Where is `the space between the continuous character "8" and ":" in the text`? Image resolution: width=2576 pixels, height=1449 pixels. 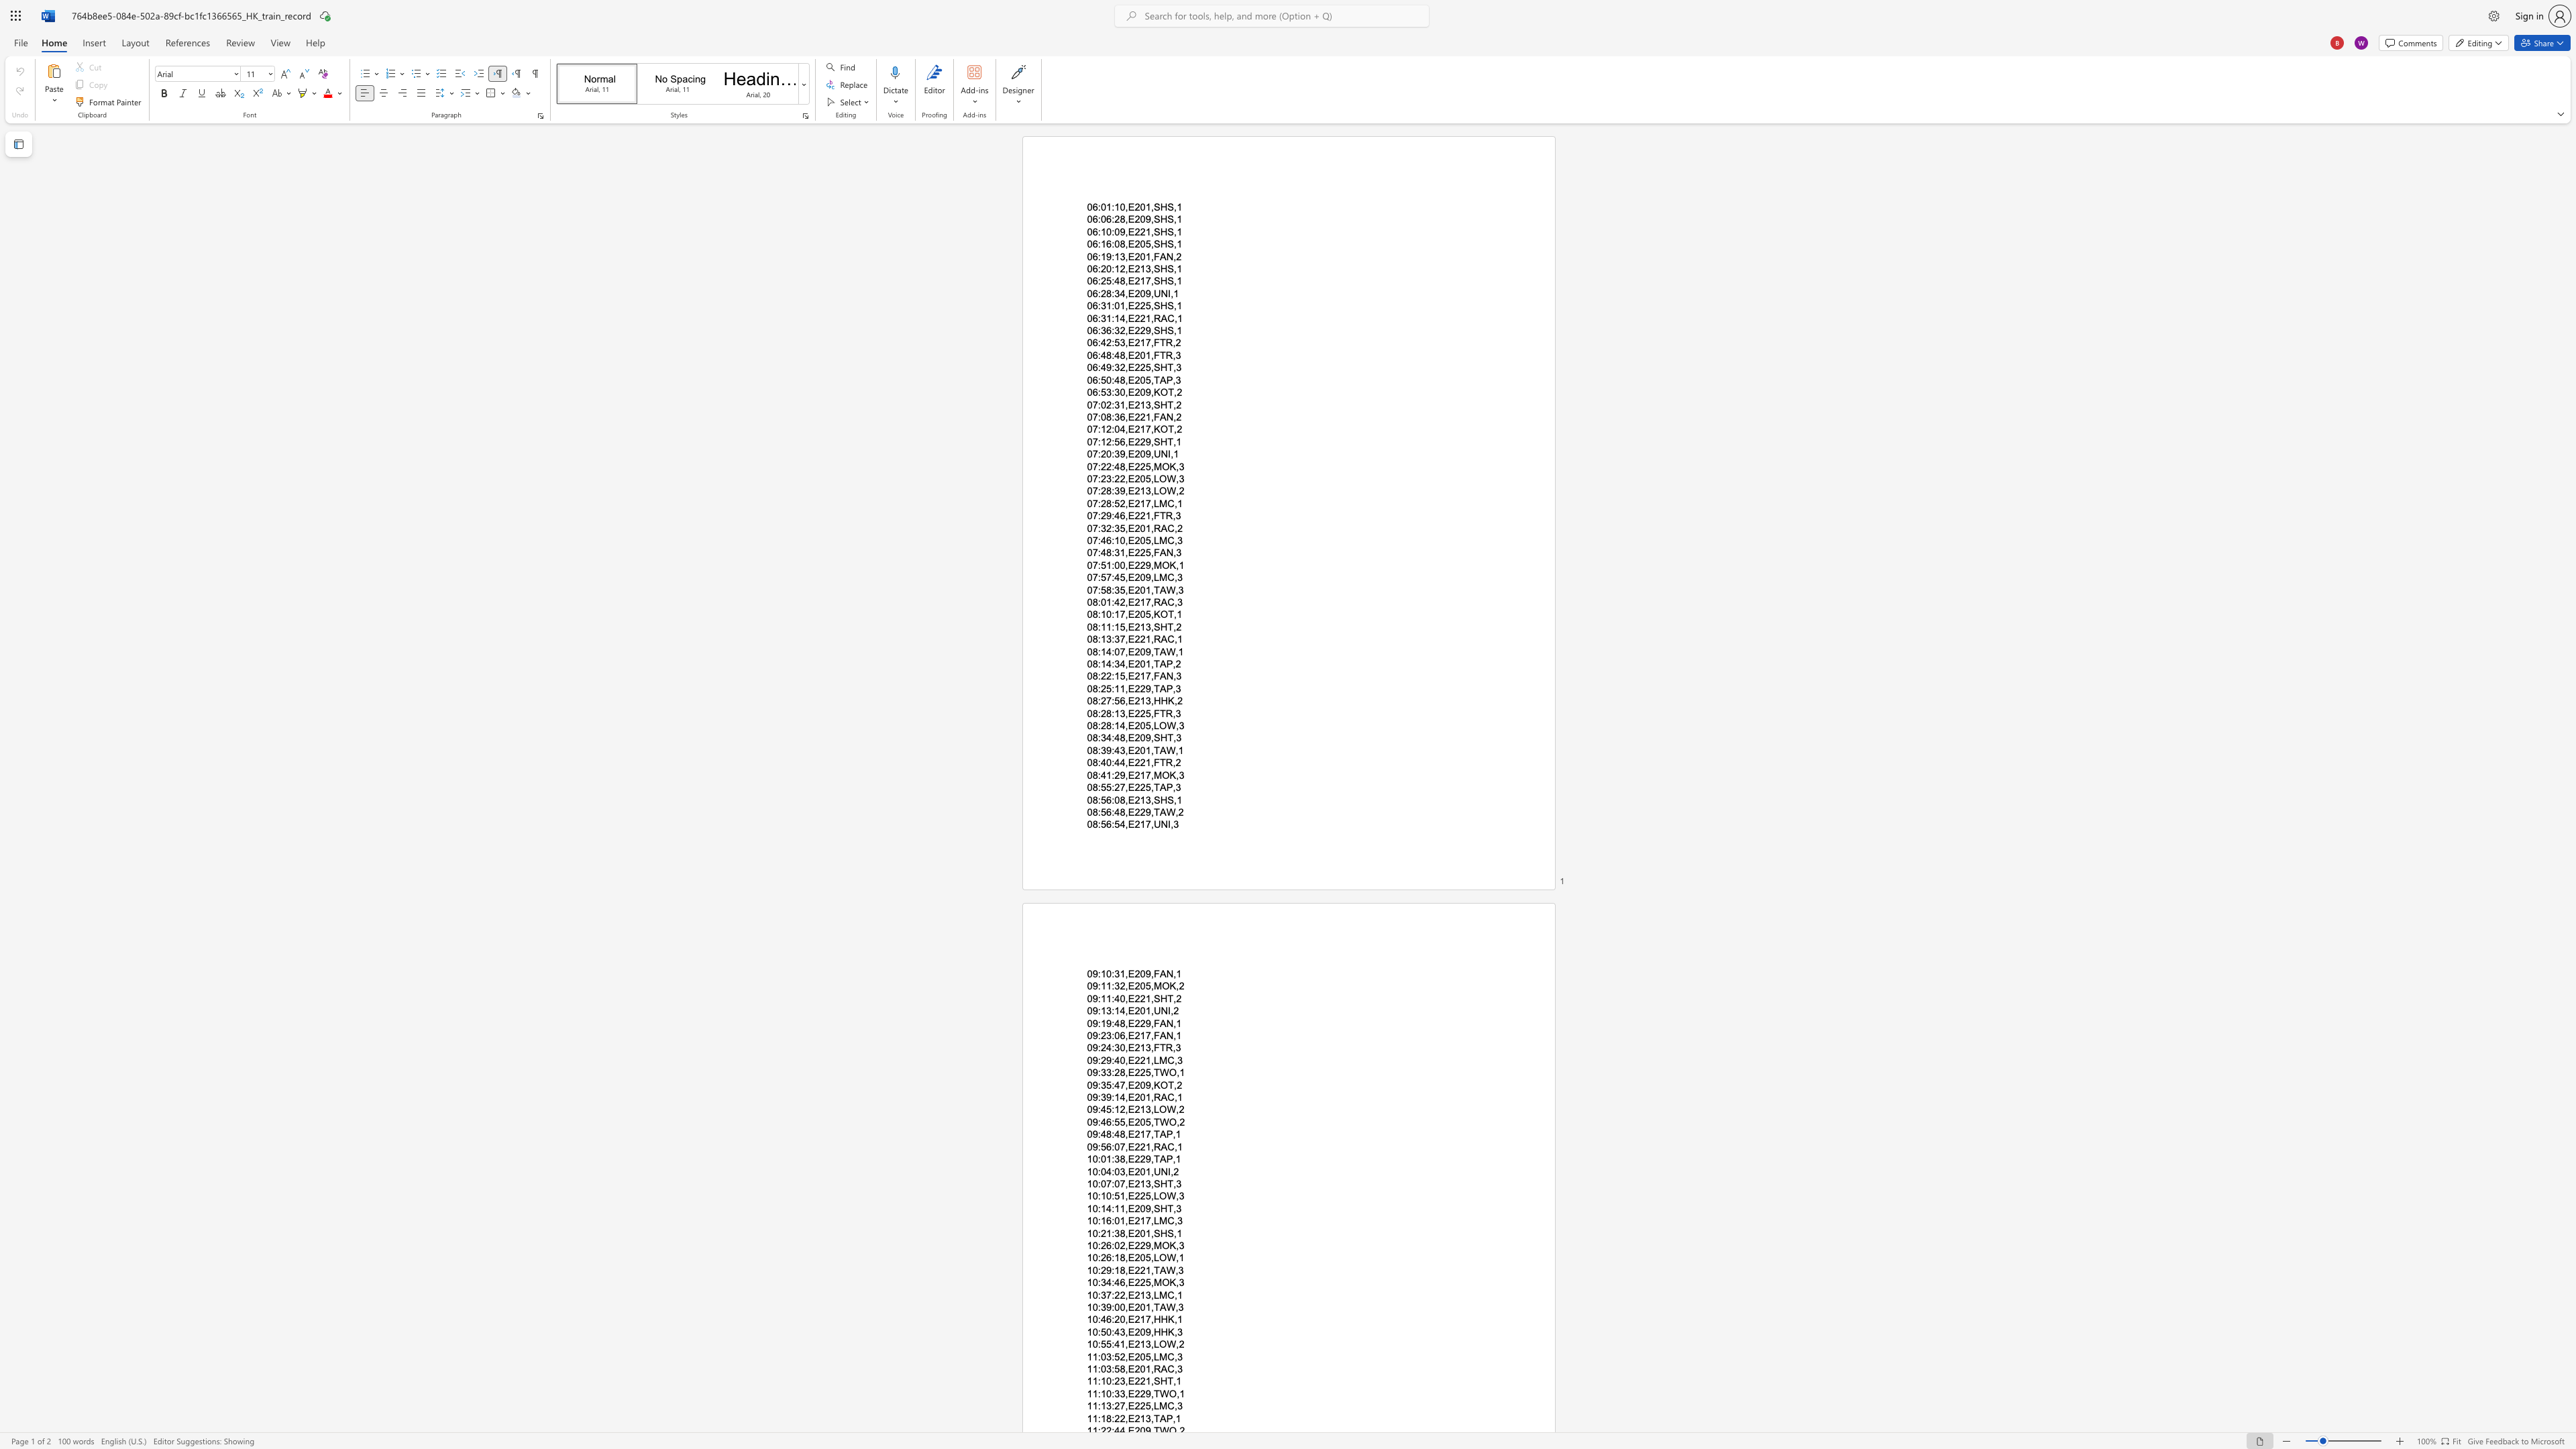 the space between the continuous character "8" and ":" in the text is located at coordinates (1096, 824).